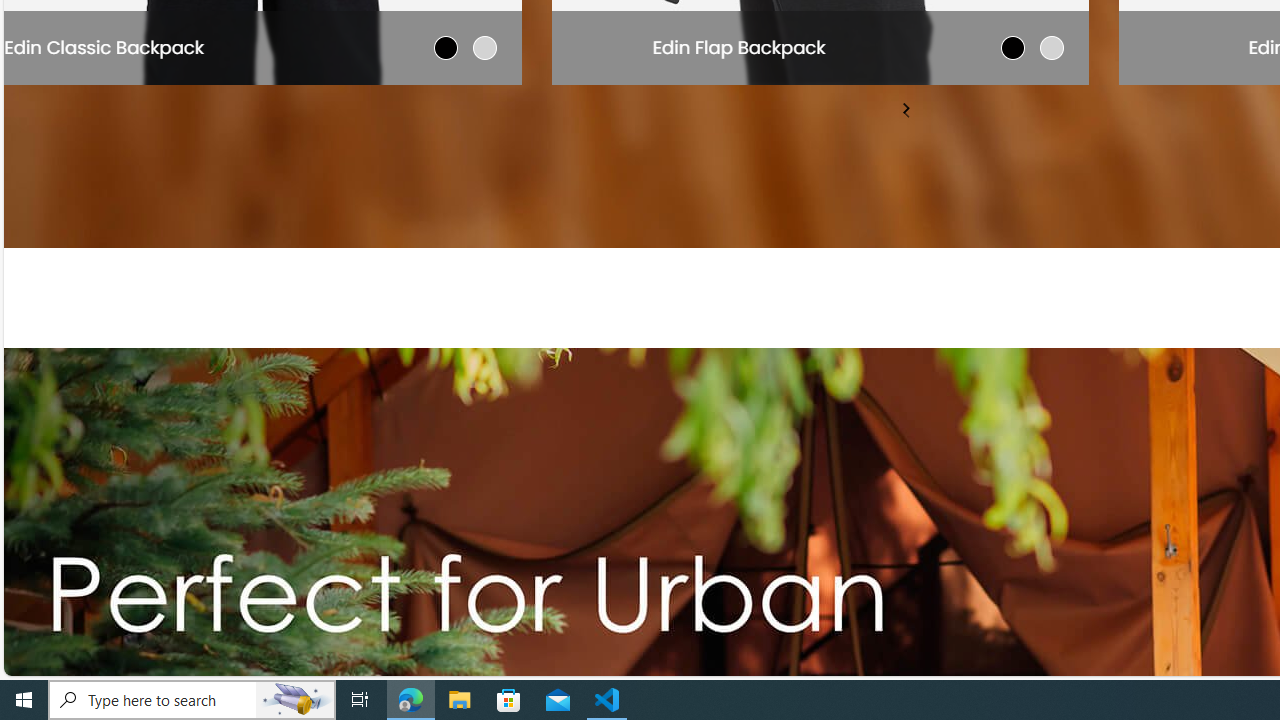 The width and height of the screenshot is (1280, 720). What do you see at coordinates (904, 108) in the screenshot?
I see `'Next'` at bounding box center [904, 108].